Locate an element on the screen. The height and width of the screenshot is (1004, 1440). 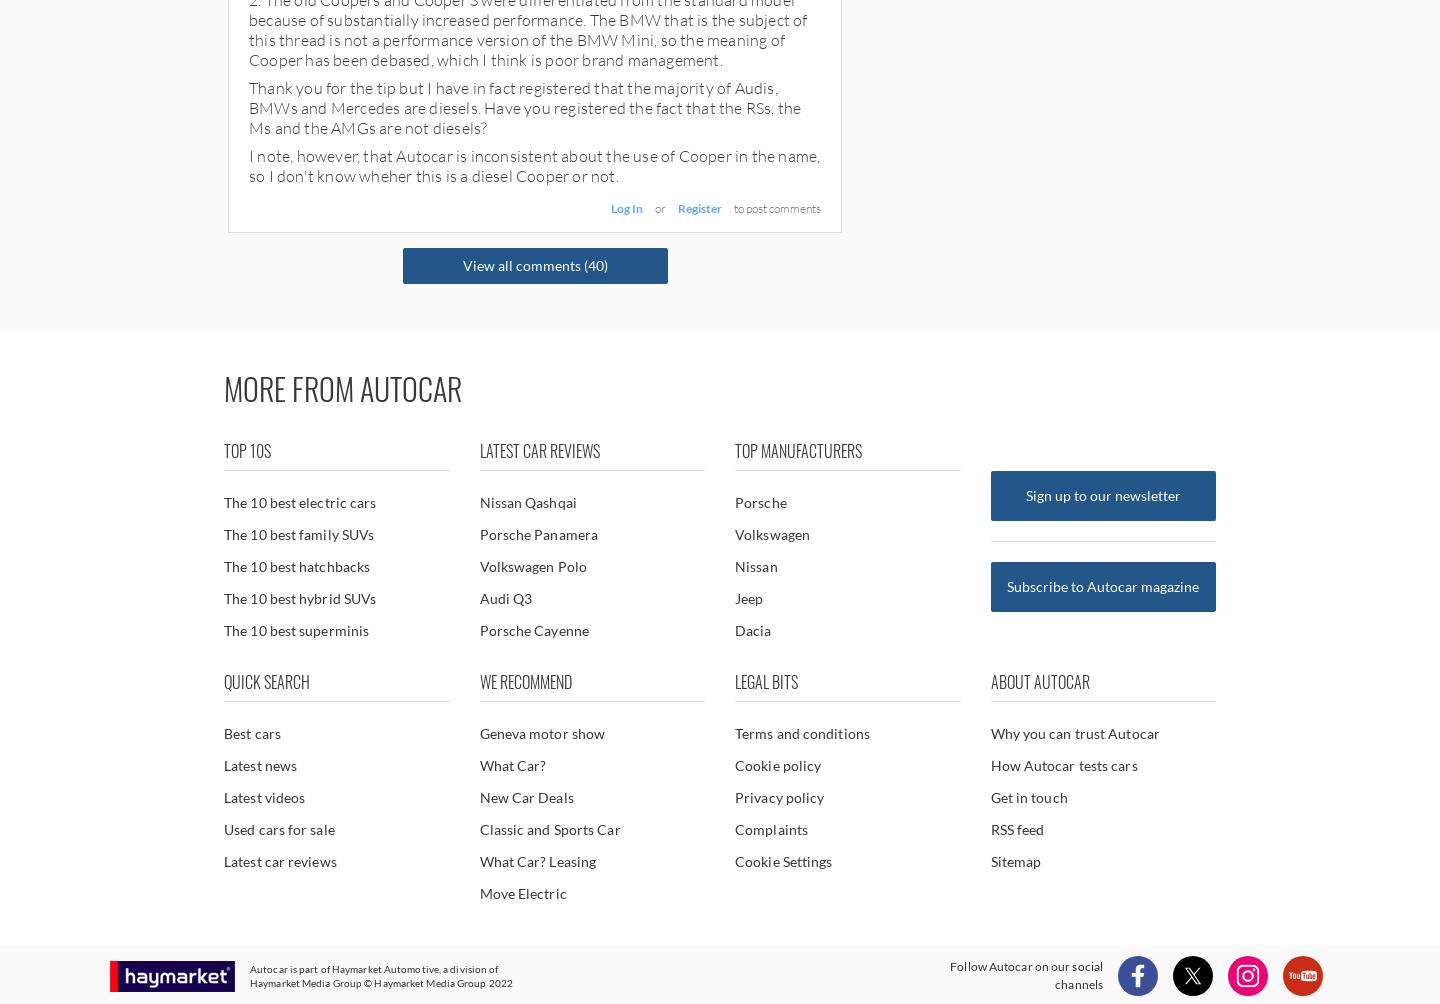
'Top 10s' is located at coordinates (246, 449).